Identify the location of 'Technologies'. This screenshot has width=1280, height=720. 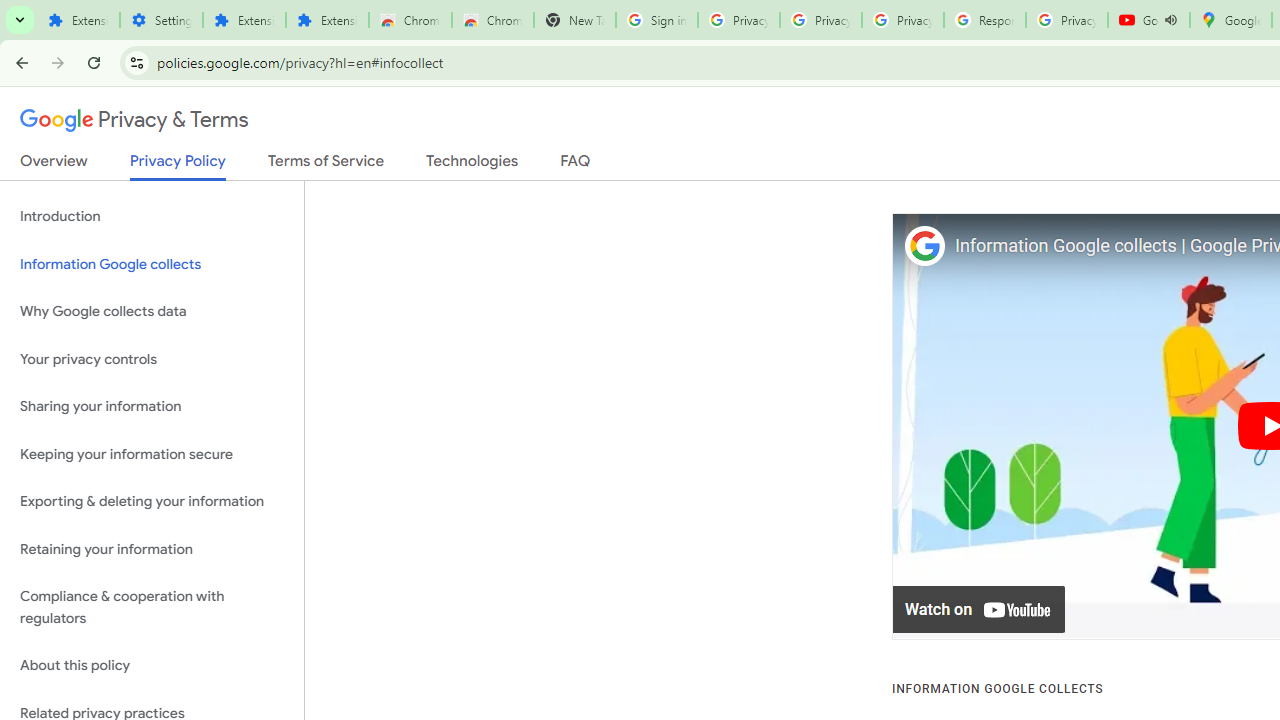
(471, 164).